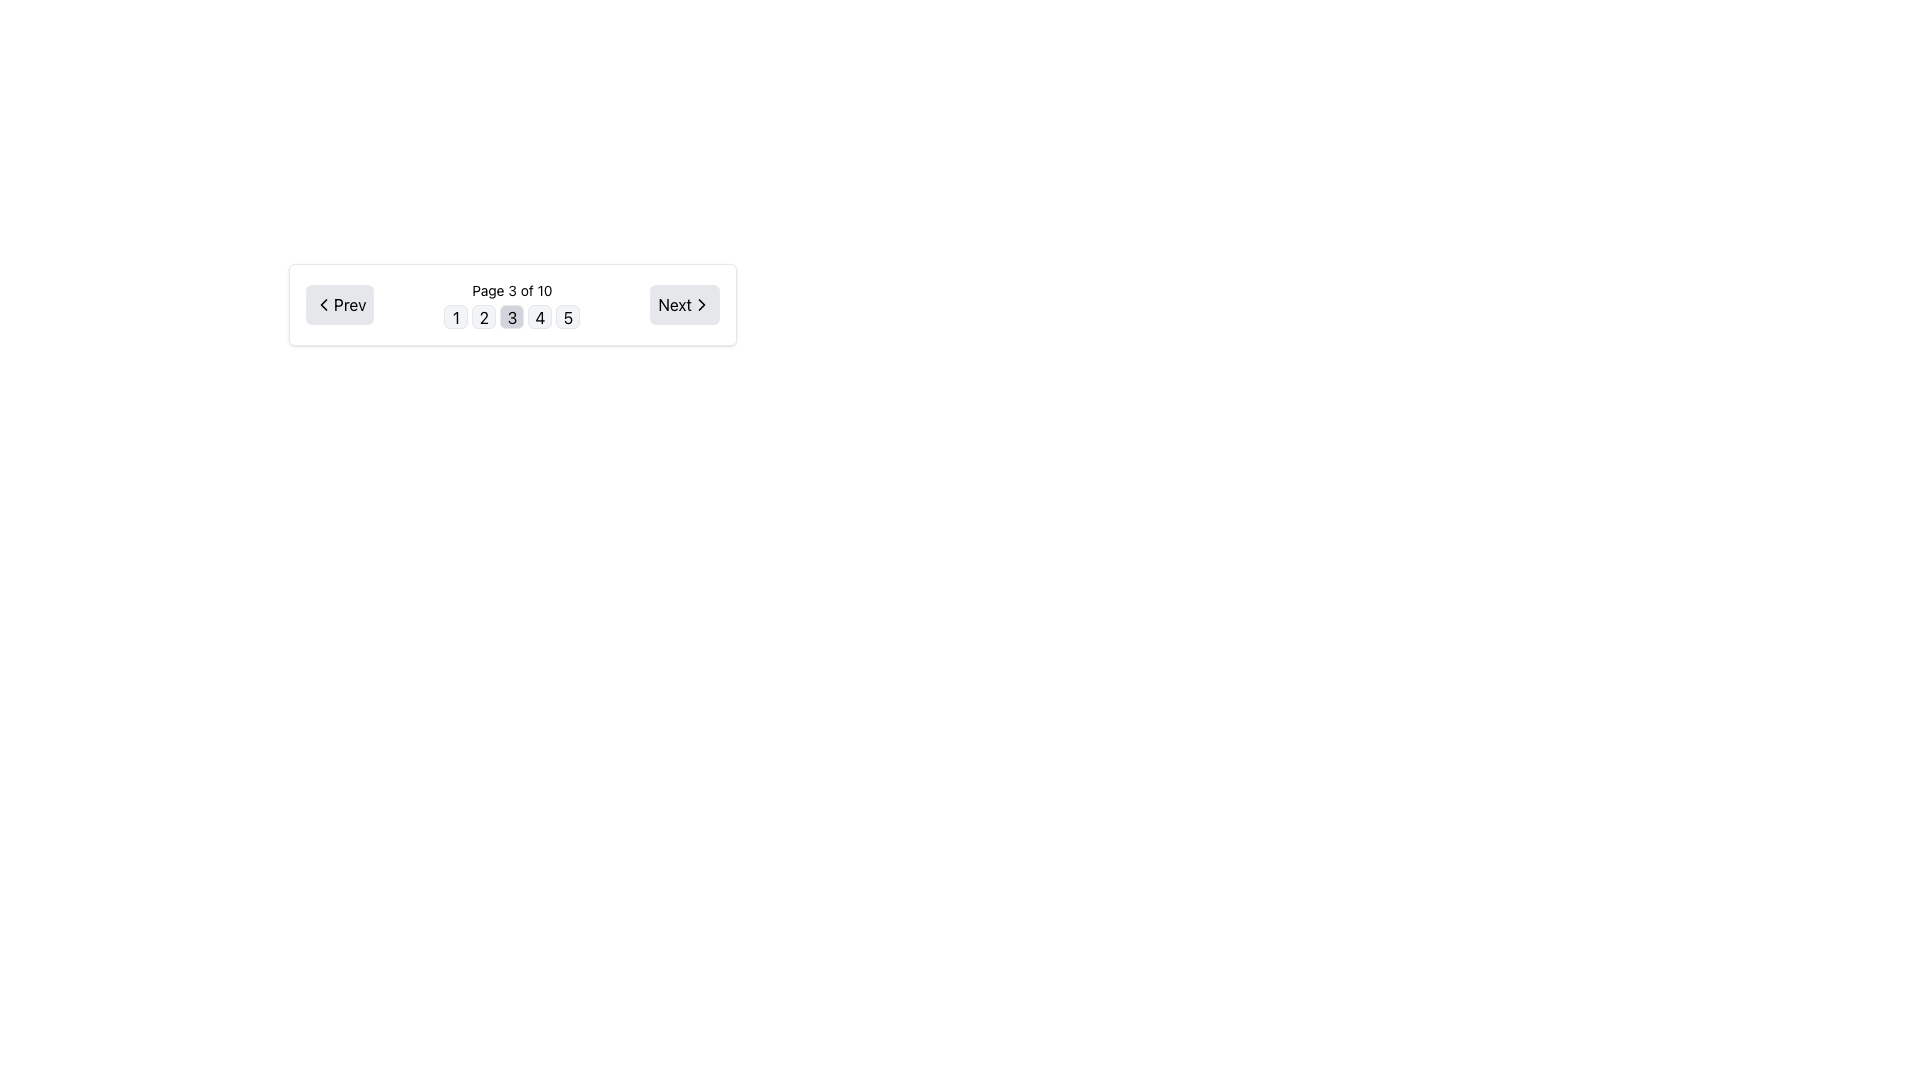 This screenshot has width=1920, height=1080. Describe the element at coordinates (701, 304) in the screenshot. I see `the navigation button containing the right-pointing chevron icon beside the text 'Next'` at that location.